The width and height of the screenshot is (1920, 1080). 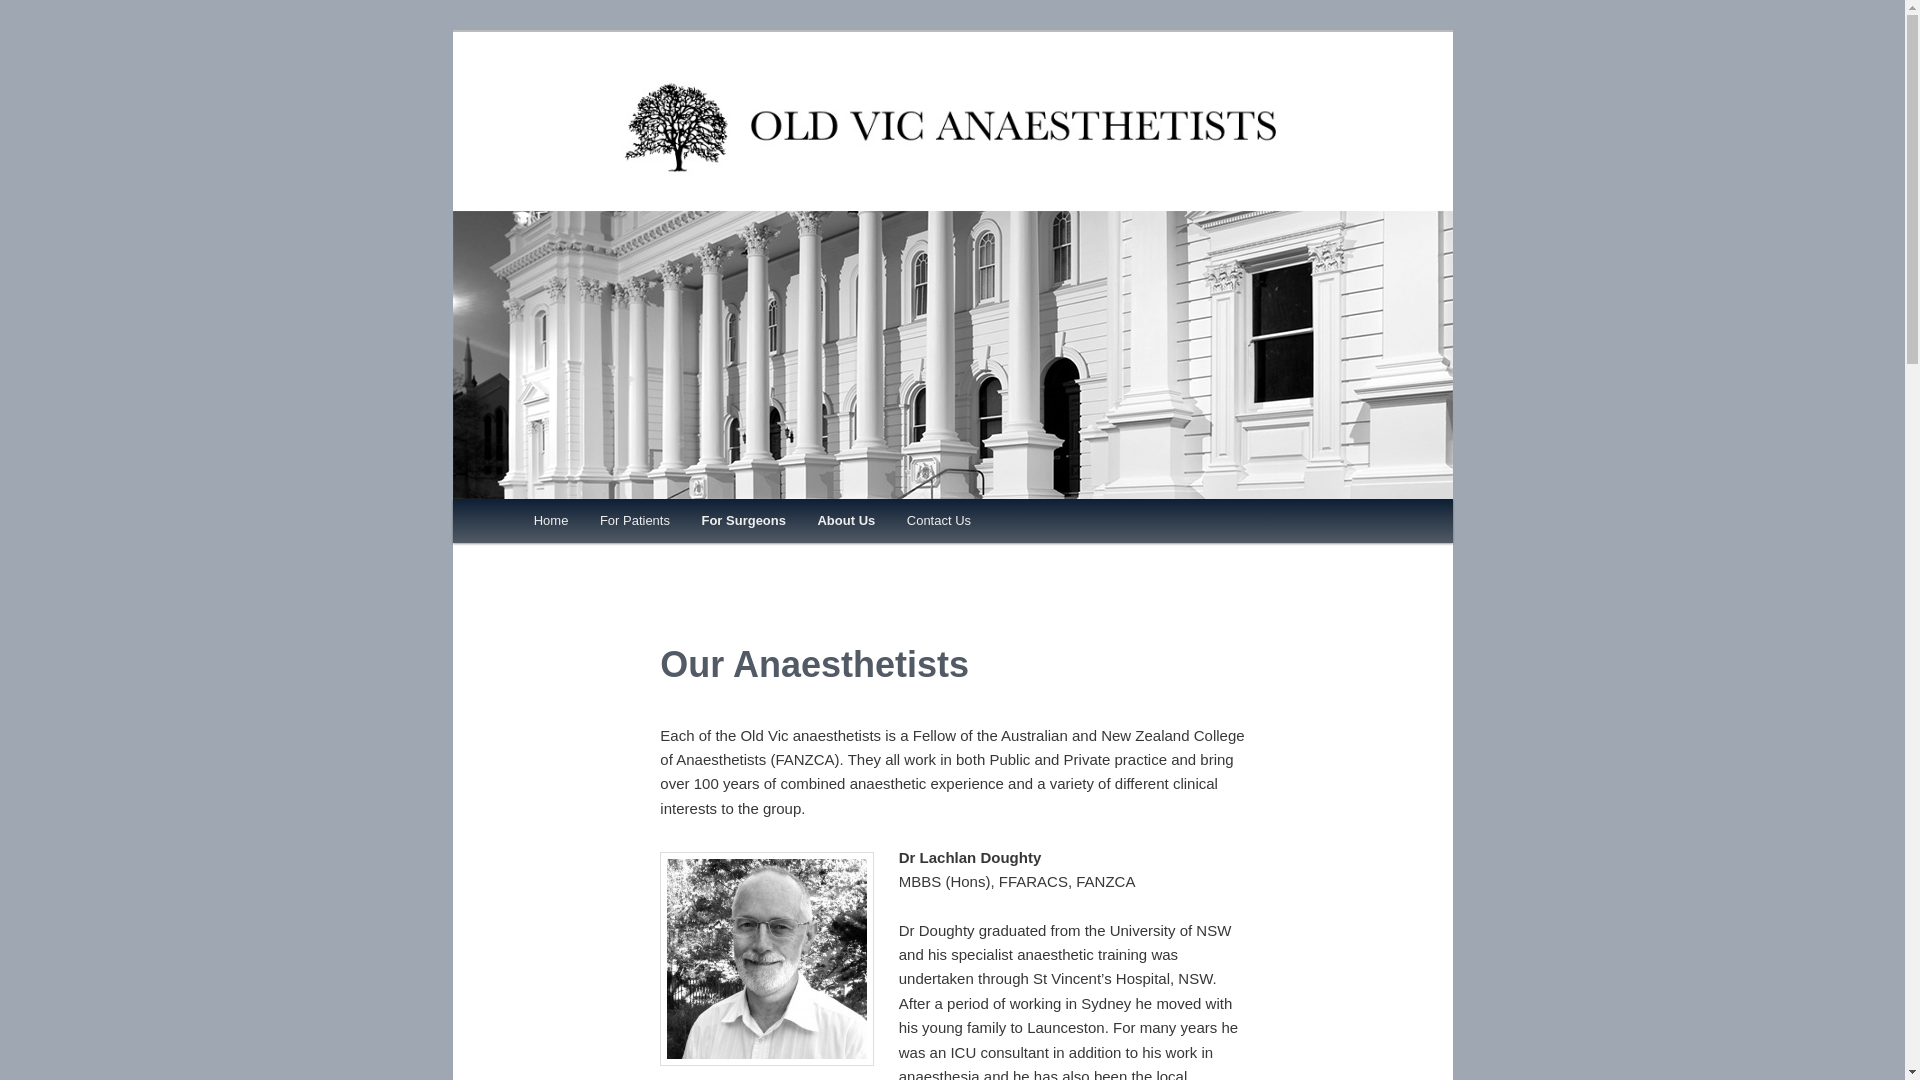 I want to click on 'Skip to primary content', so click(x=622, y=523).